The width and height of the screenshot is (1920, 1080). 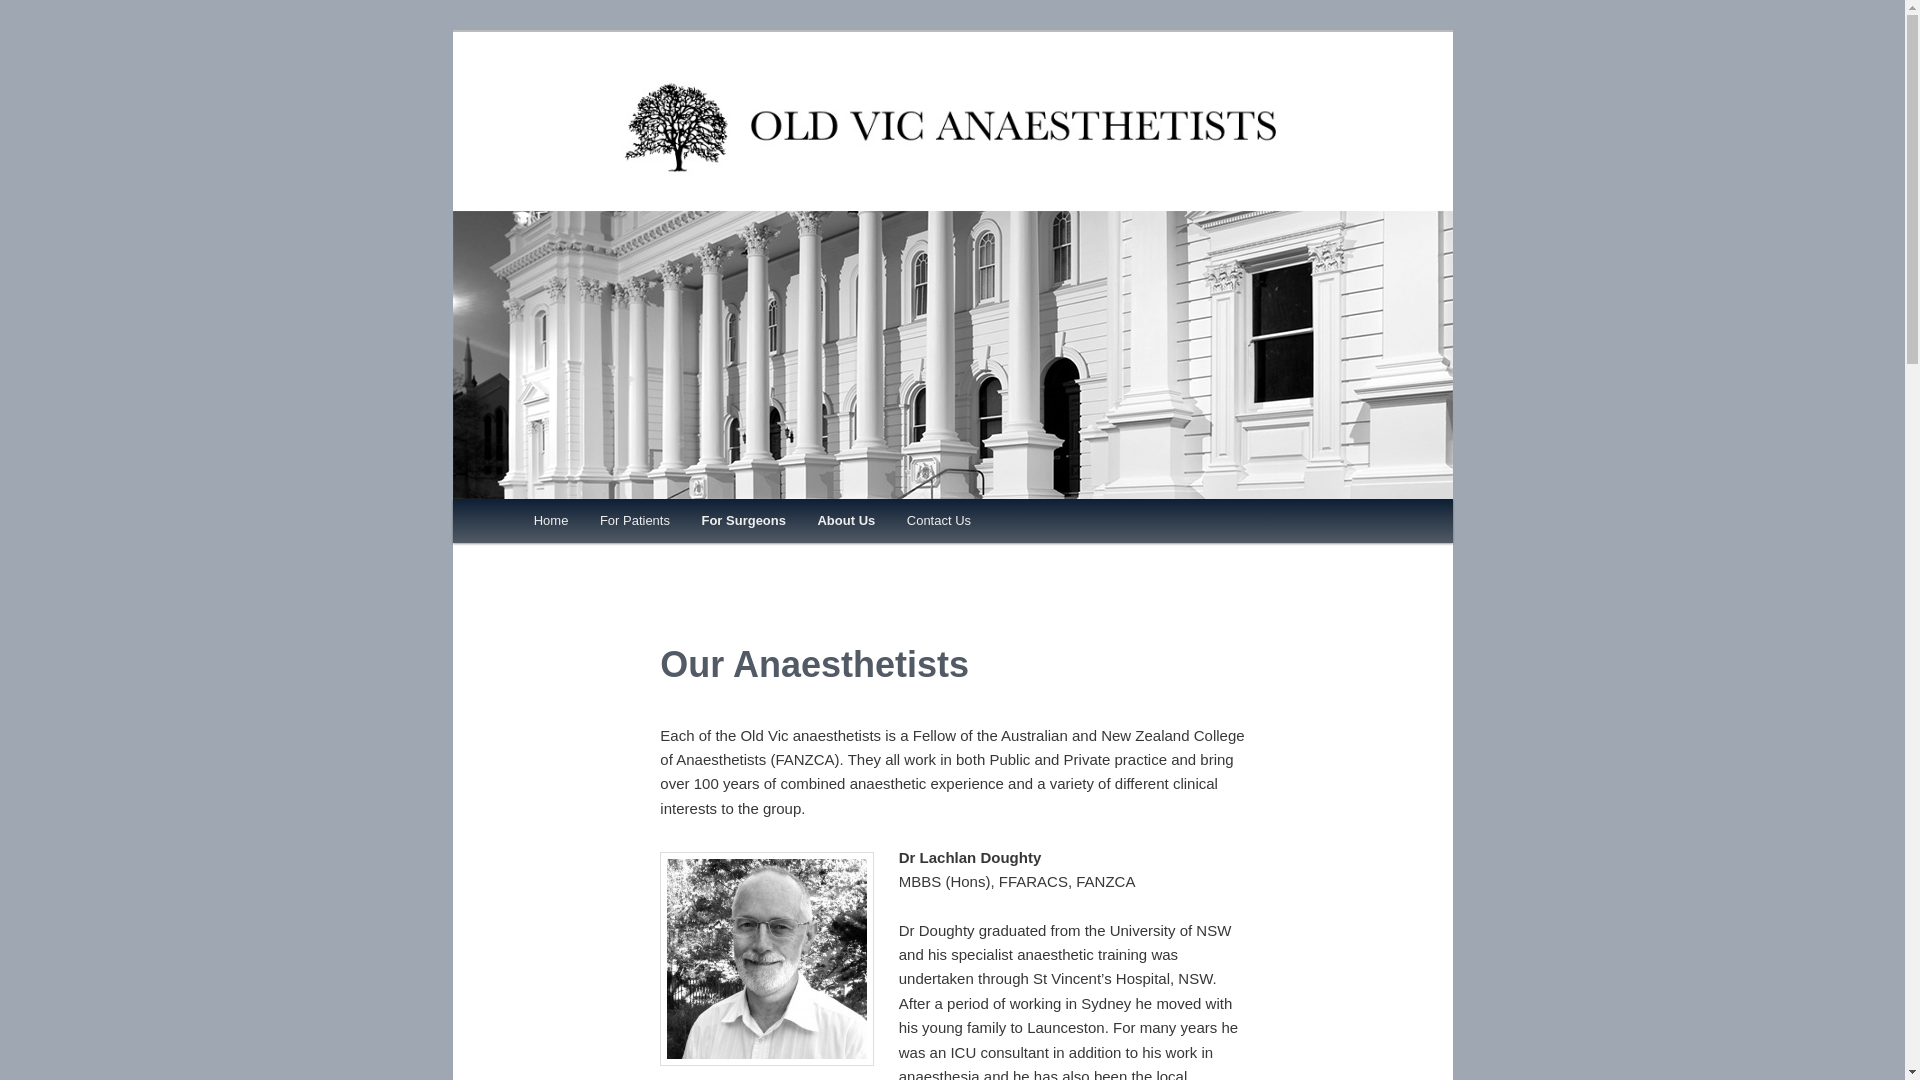 I want to click on 'Skip to primary content', so click(x=622, y=523).